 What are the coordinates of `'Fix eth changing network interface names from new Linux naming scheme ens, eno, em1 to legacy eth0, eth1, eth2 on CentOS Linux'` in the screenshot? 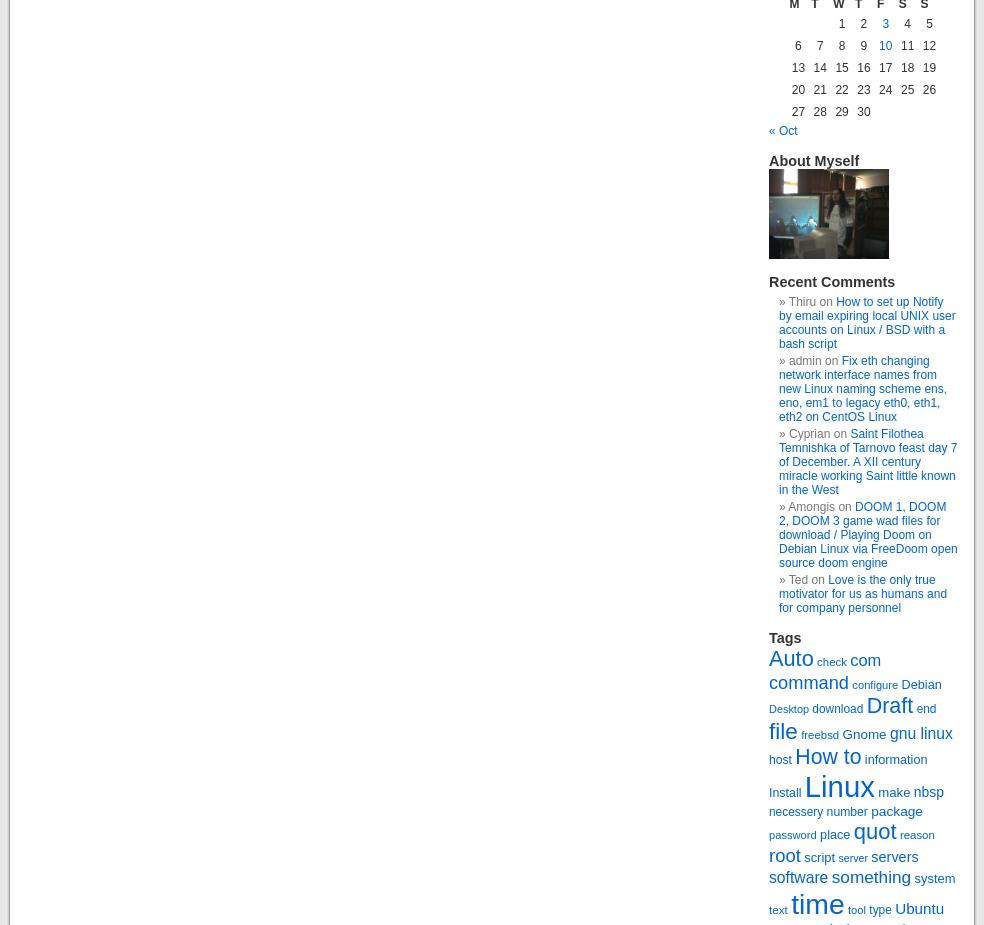 It's located at (862, 387).